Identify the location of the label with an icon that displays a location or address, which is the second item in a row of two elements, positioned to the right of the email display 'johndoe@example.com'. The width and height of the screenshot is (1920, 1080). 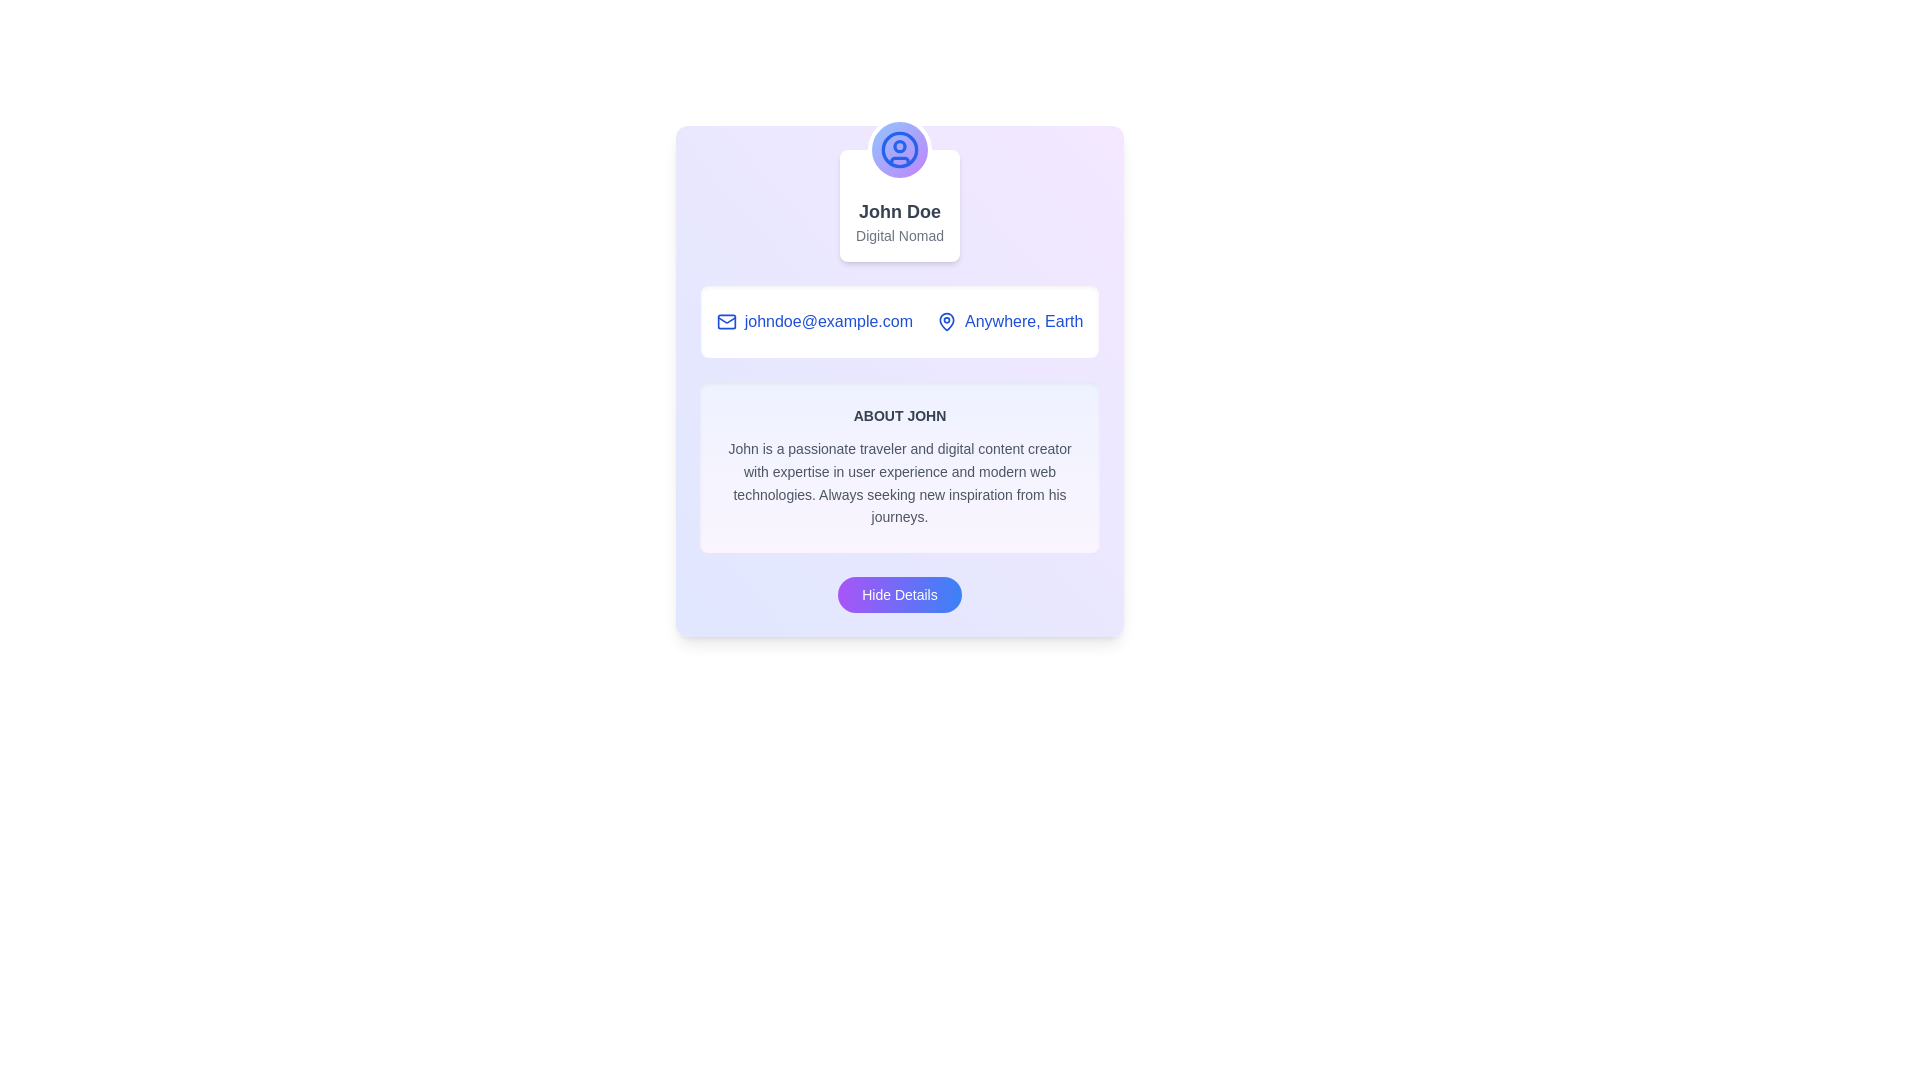
(1010, 320).